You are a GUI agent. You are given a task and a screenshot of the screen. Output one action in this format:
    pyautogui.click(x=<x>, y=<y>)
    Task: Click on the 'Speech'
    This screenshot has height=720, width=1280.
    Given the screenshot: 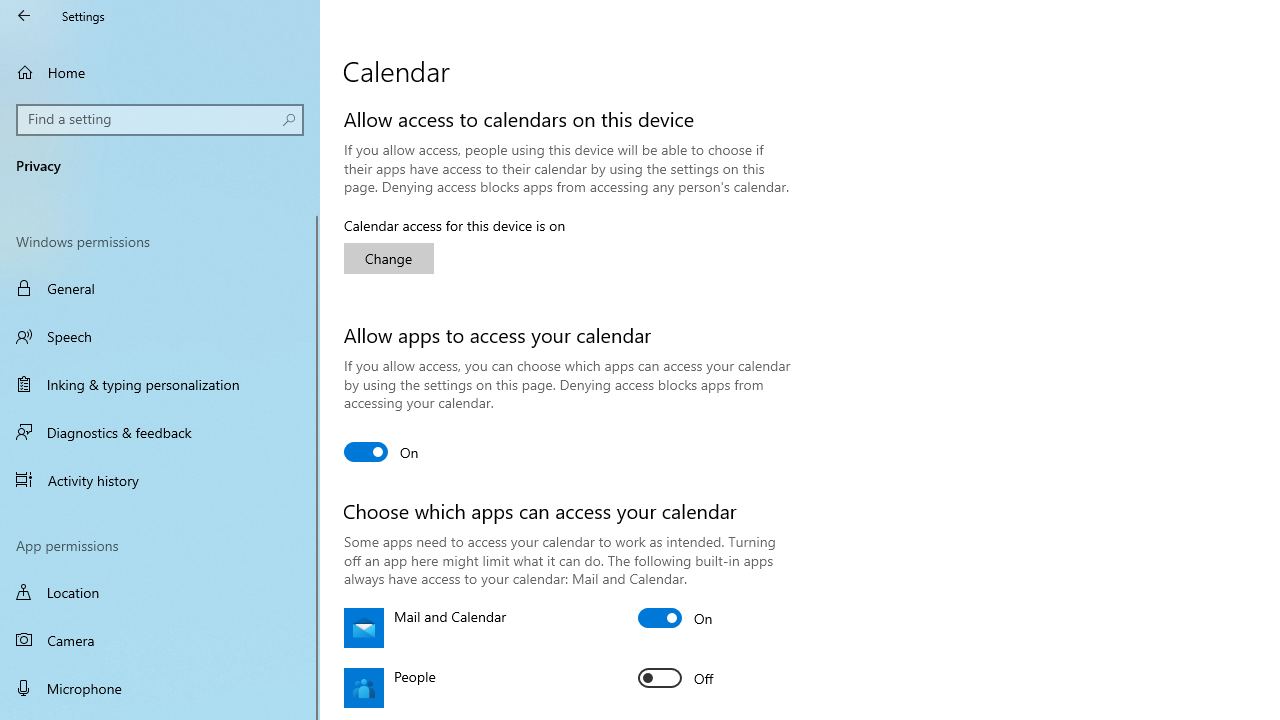 What is the action you would take?
    pyautogui.click(x=160, y=334)
    